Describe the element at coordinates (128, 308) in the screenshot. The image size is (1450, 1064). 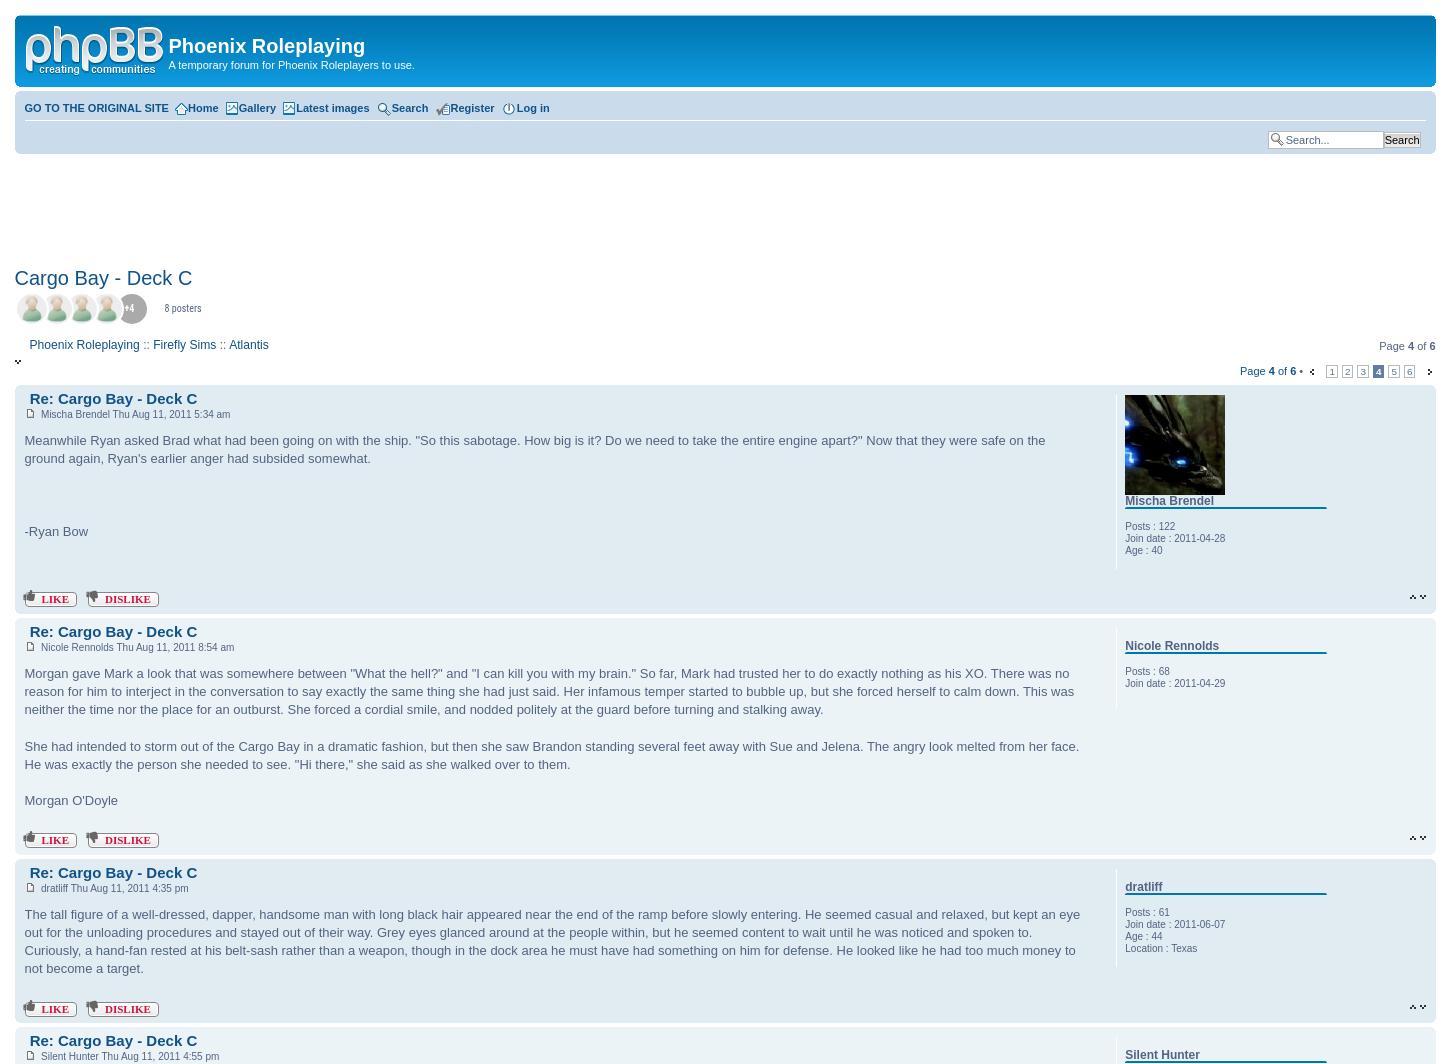
I see `'+4'` at that location.